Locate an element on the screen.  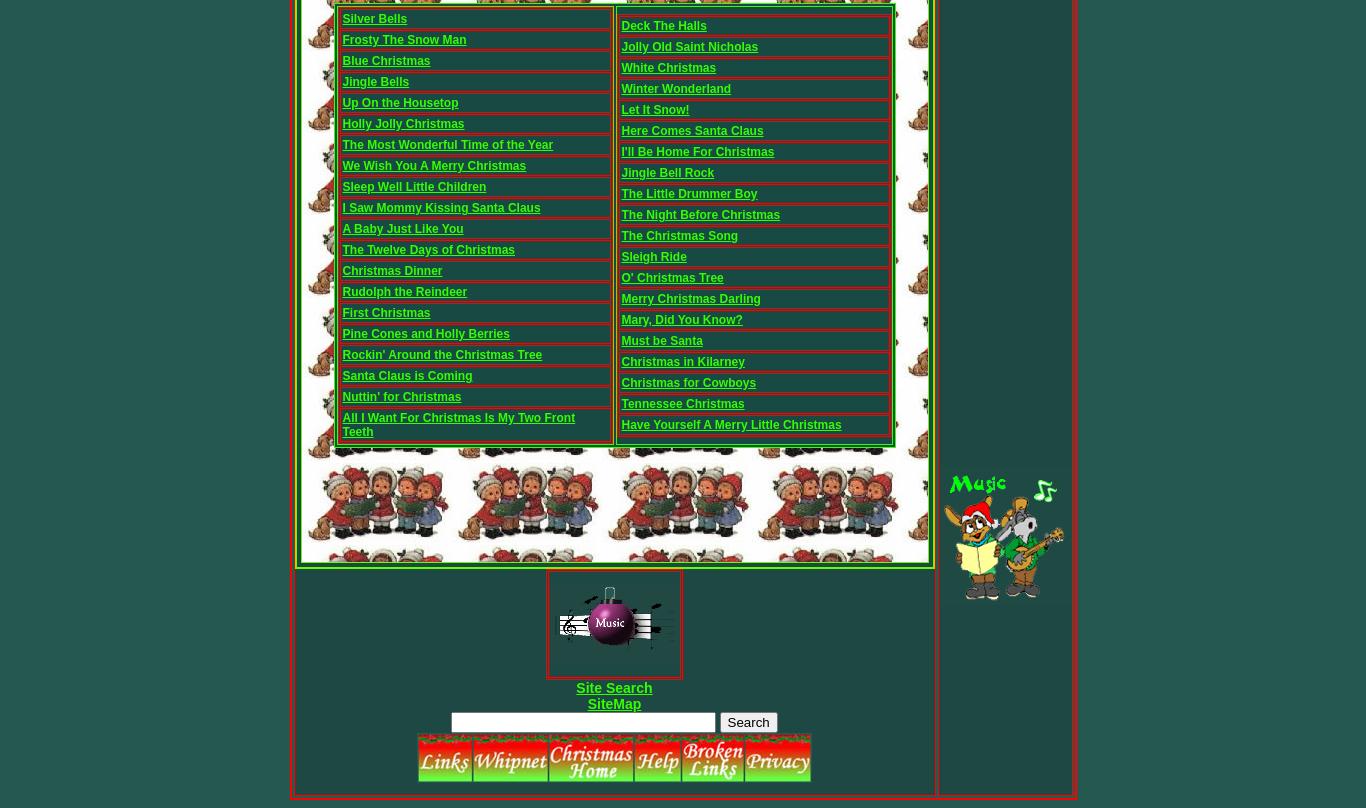
'All I Want For Christmas Is My Two Front Teeth' is located at coordinates (458, 425).